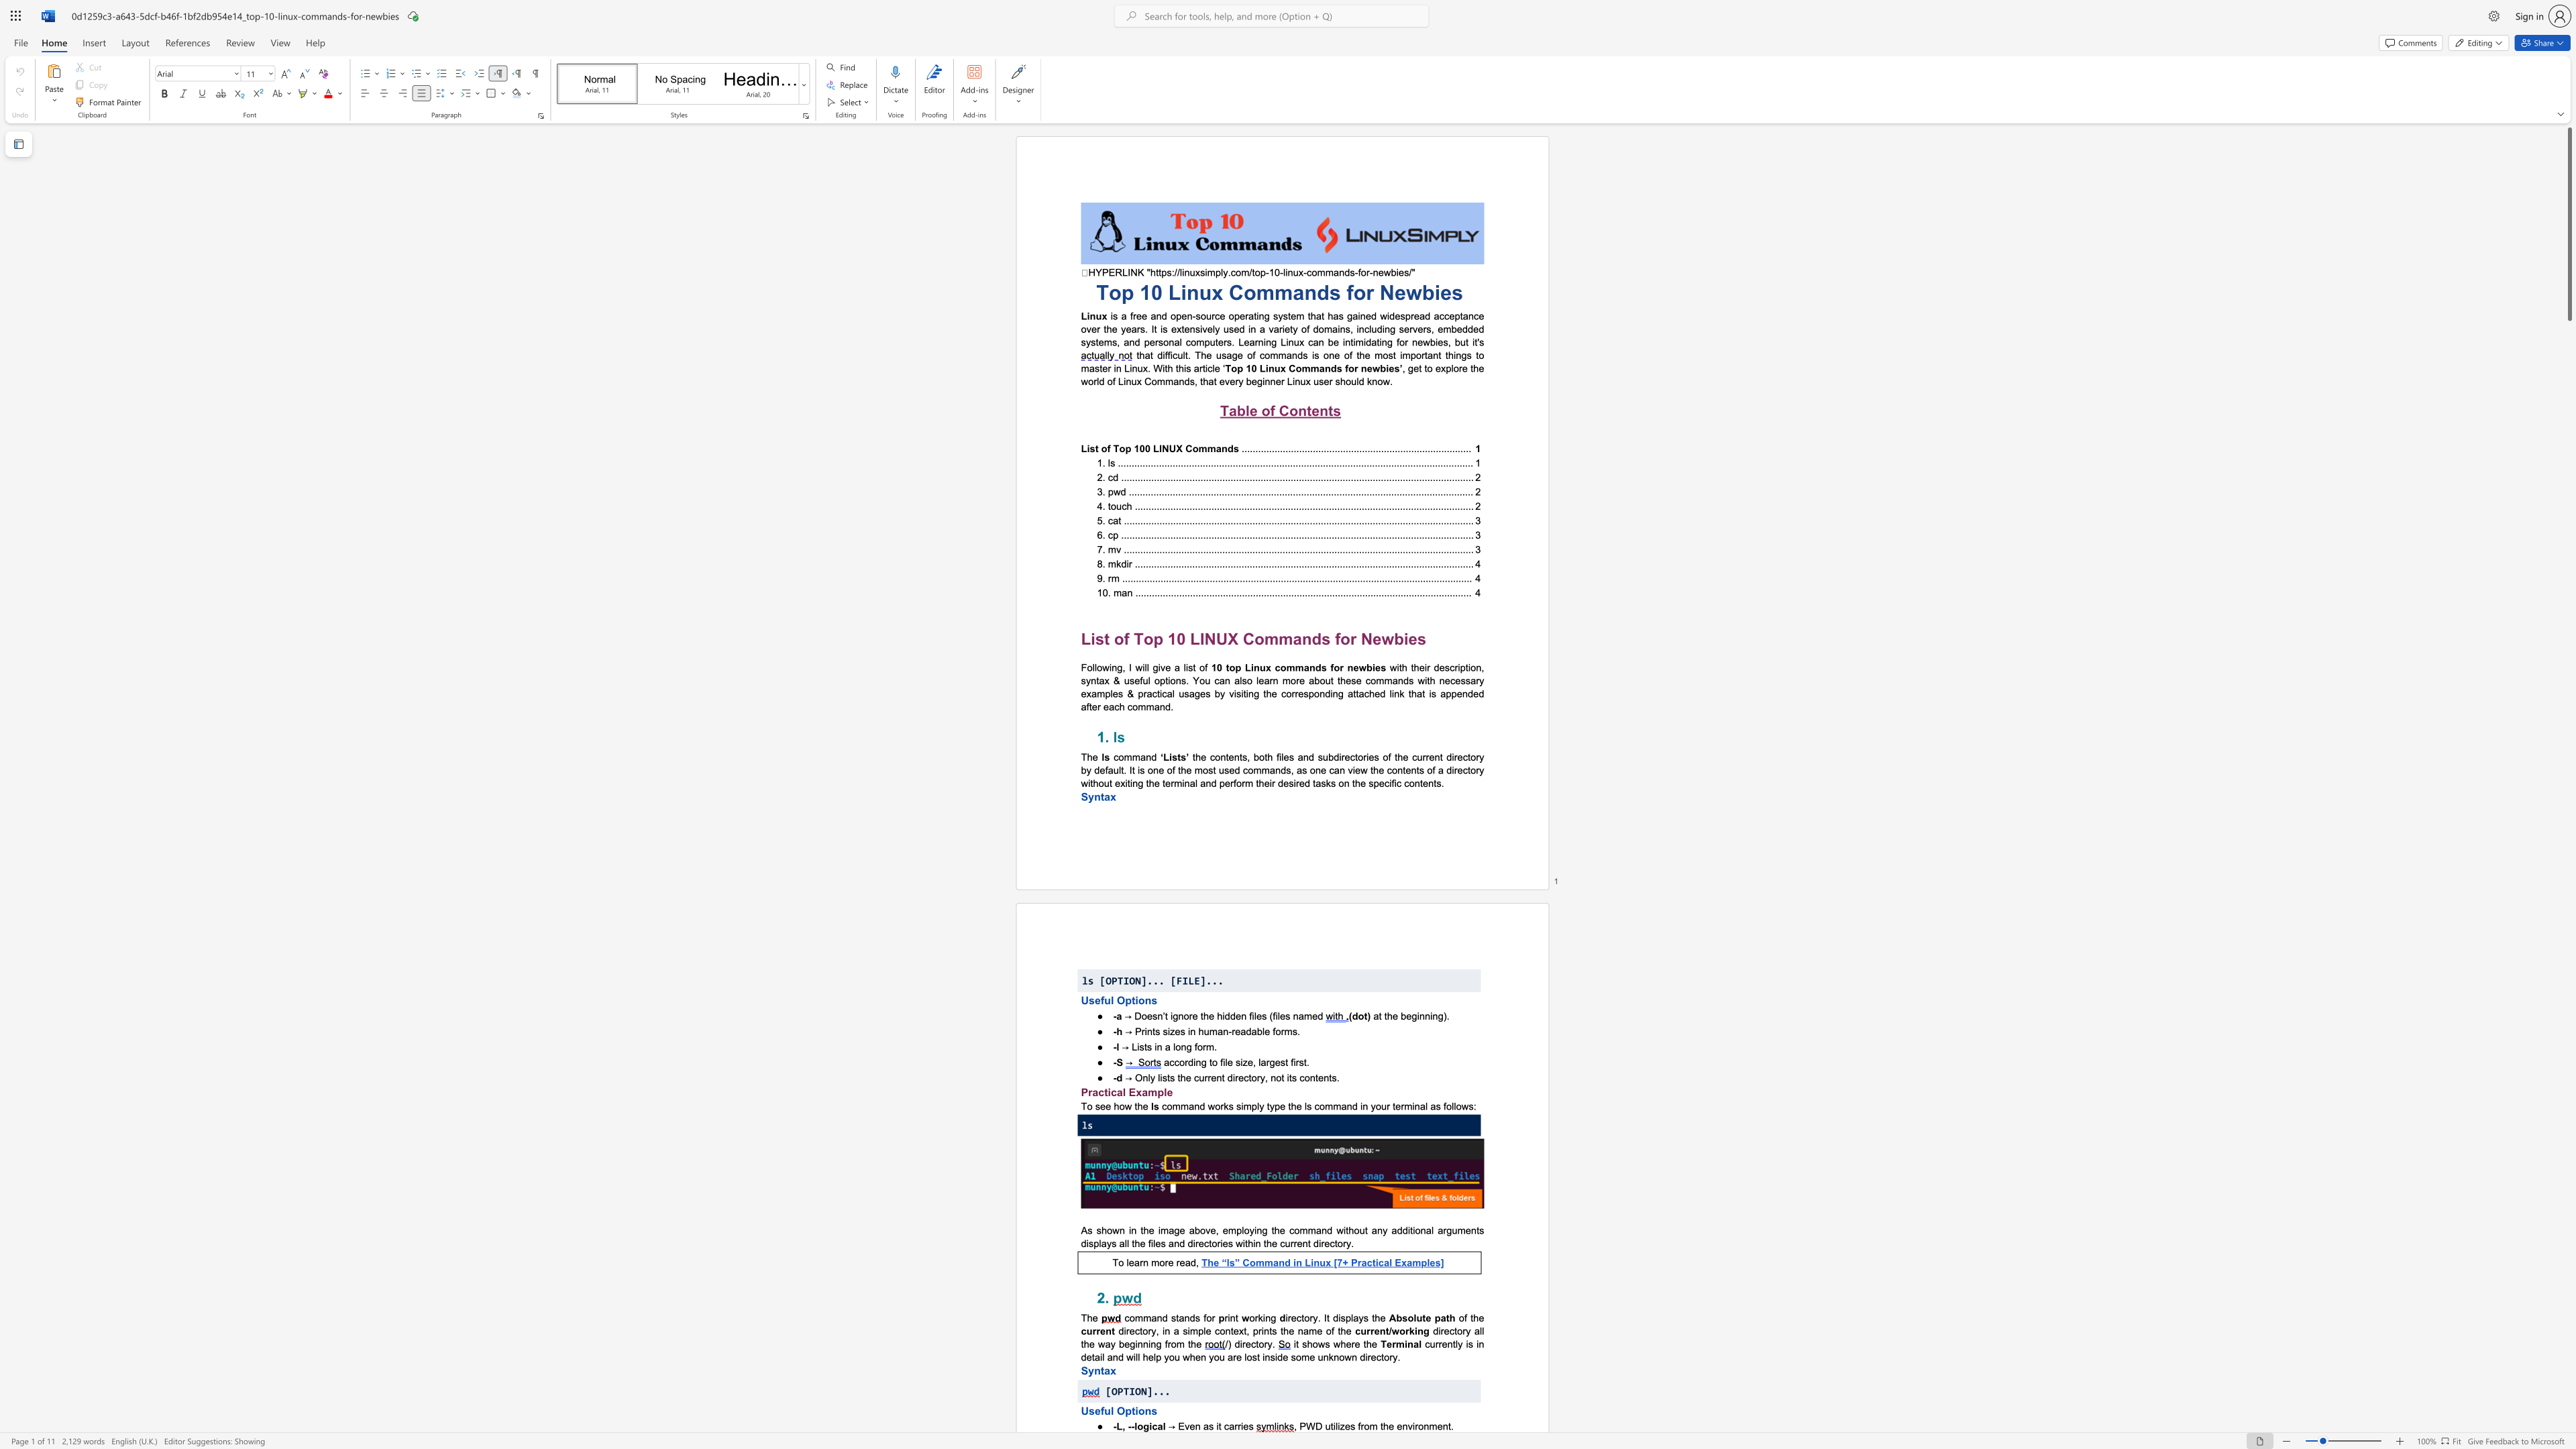  What do you see at coordinates (1120, 380) in the screenshot?
I see `the 1th character "L" in the text` at bounding box center [1120, 380].